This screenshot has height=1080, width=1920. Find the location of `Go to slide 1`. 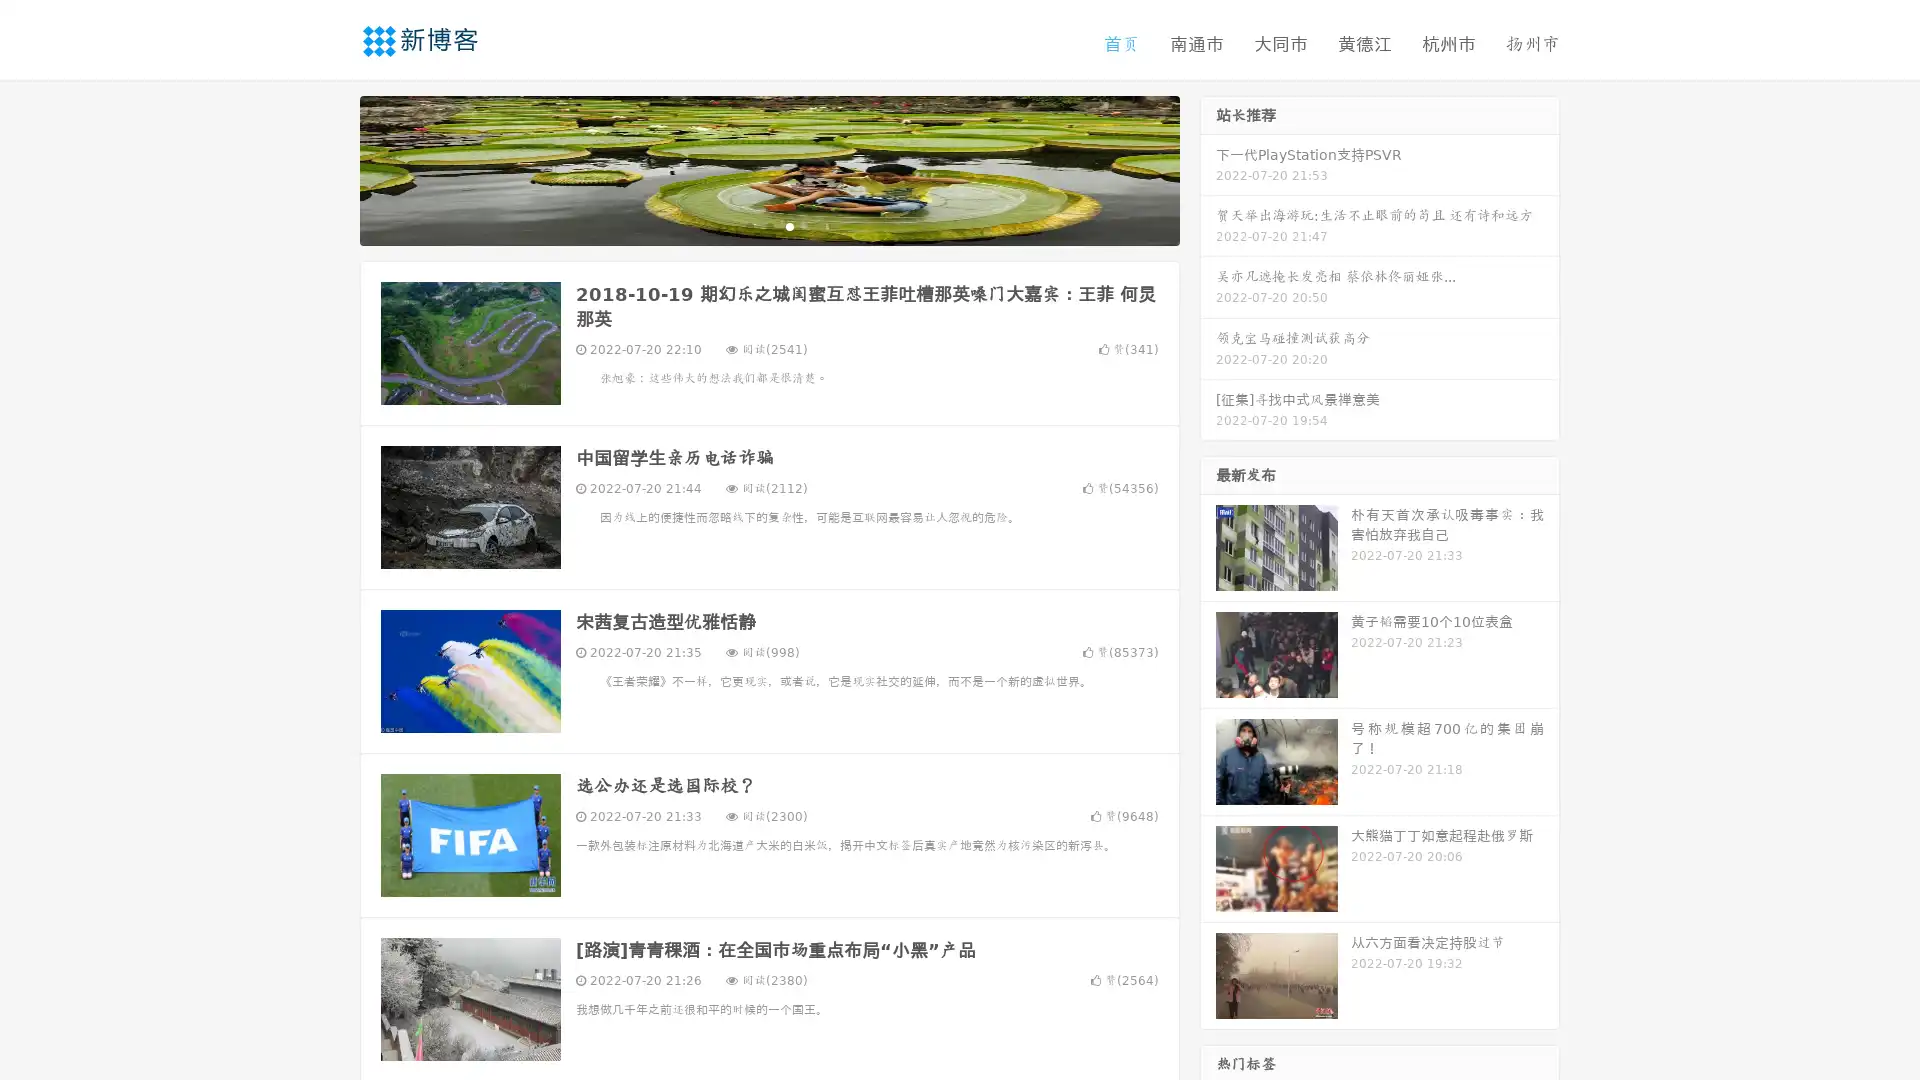

Go to slide 1 is located at coordinates (748, 225).